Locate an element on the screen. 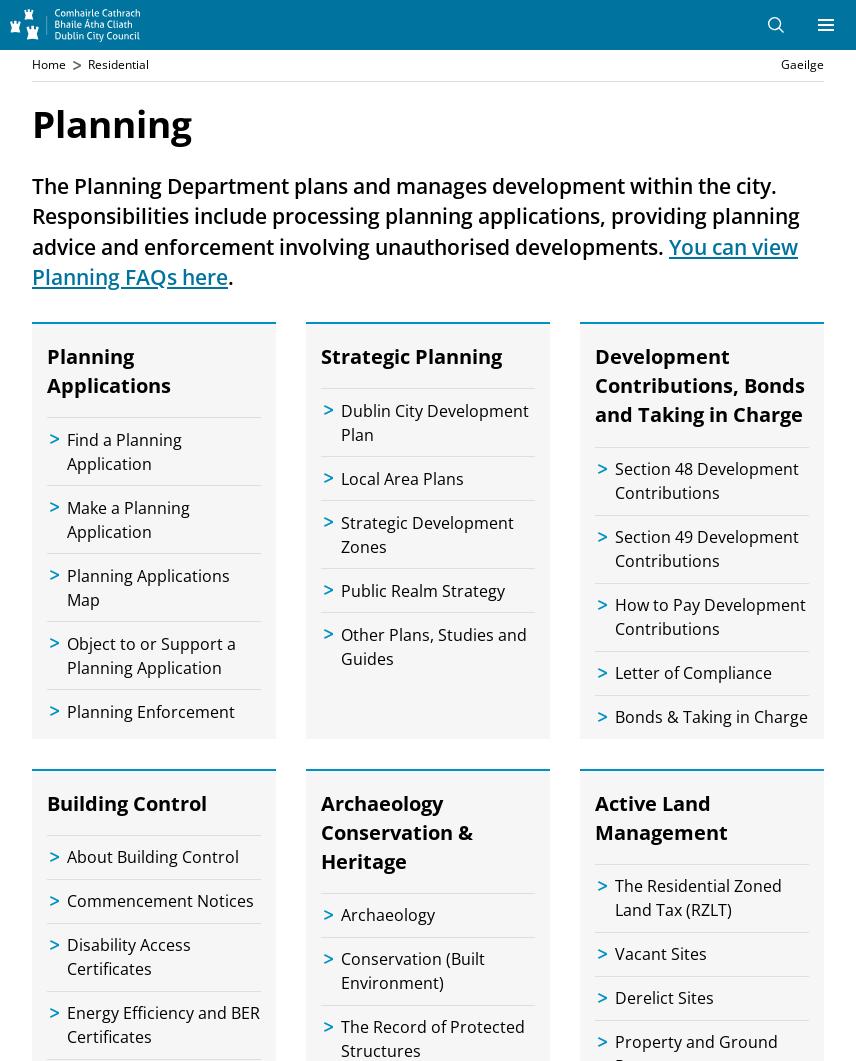  'Object to or Support a Planning Application' is located at coordinates (151, 653).